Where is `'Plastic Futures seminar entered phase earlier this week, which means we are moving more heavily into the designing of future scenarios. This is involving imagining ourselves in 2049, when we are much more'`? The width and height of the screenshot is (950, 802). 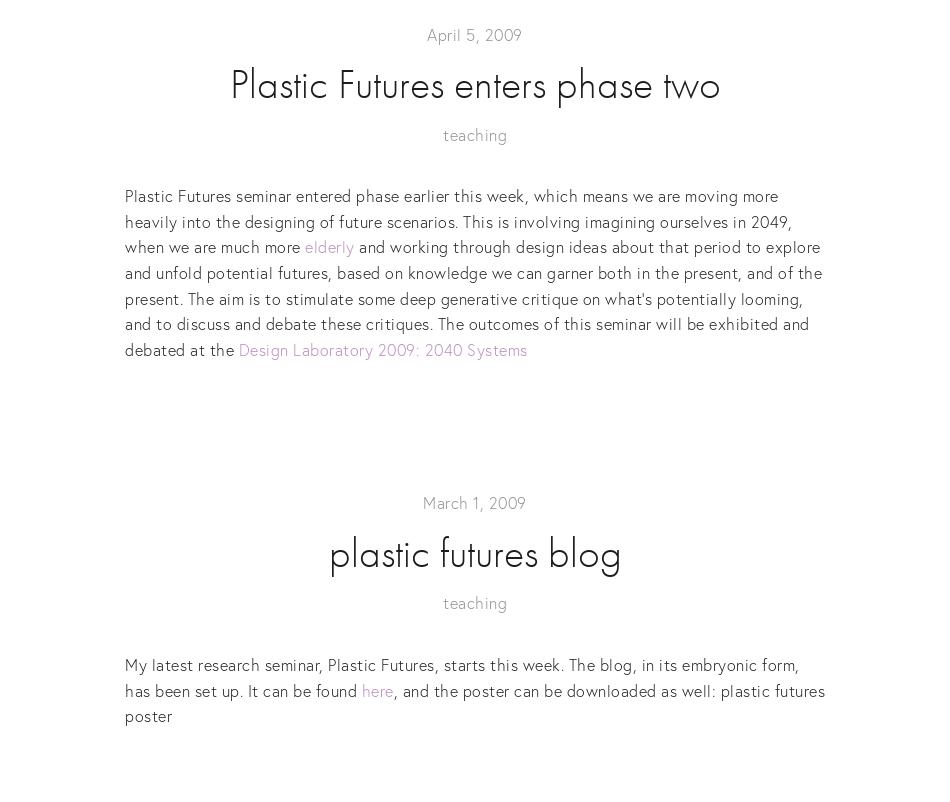
'Plastic Futures seminar entered phase earlier this week, which means we are moving more heavily into the designing of future scenarios. This is involving imagining ourselves in 2049, when we are much more' is located at coordinates (457, 220).